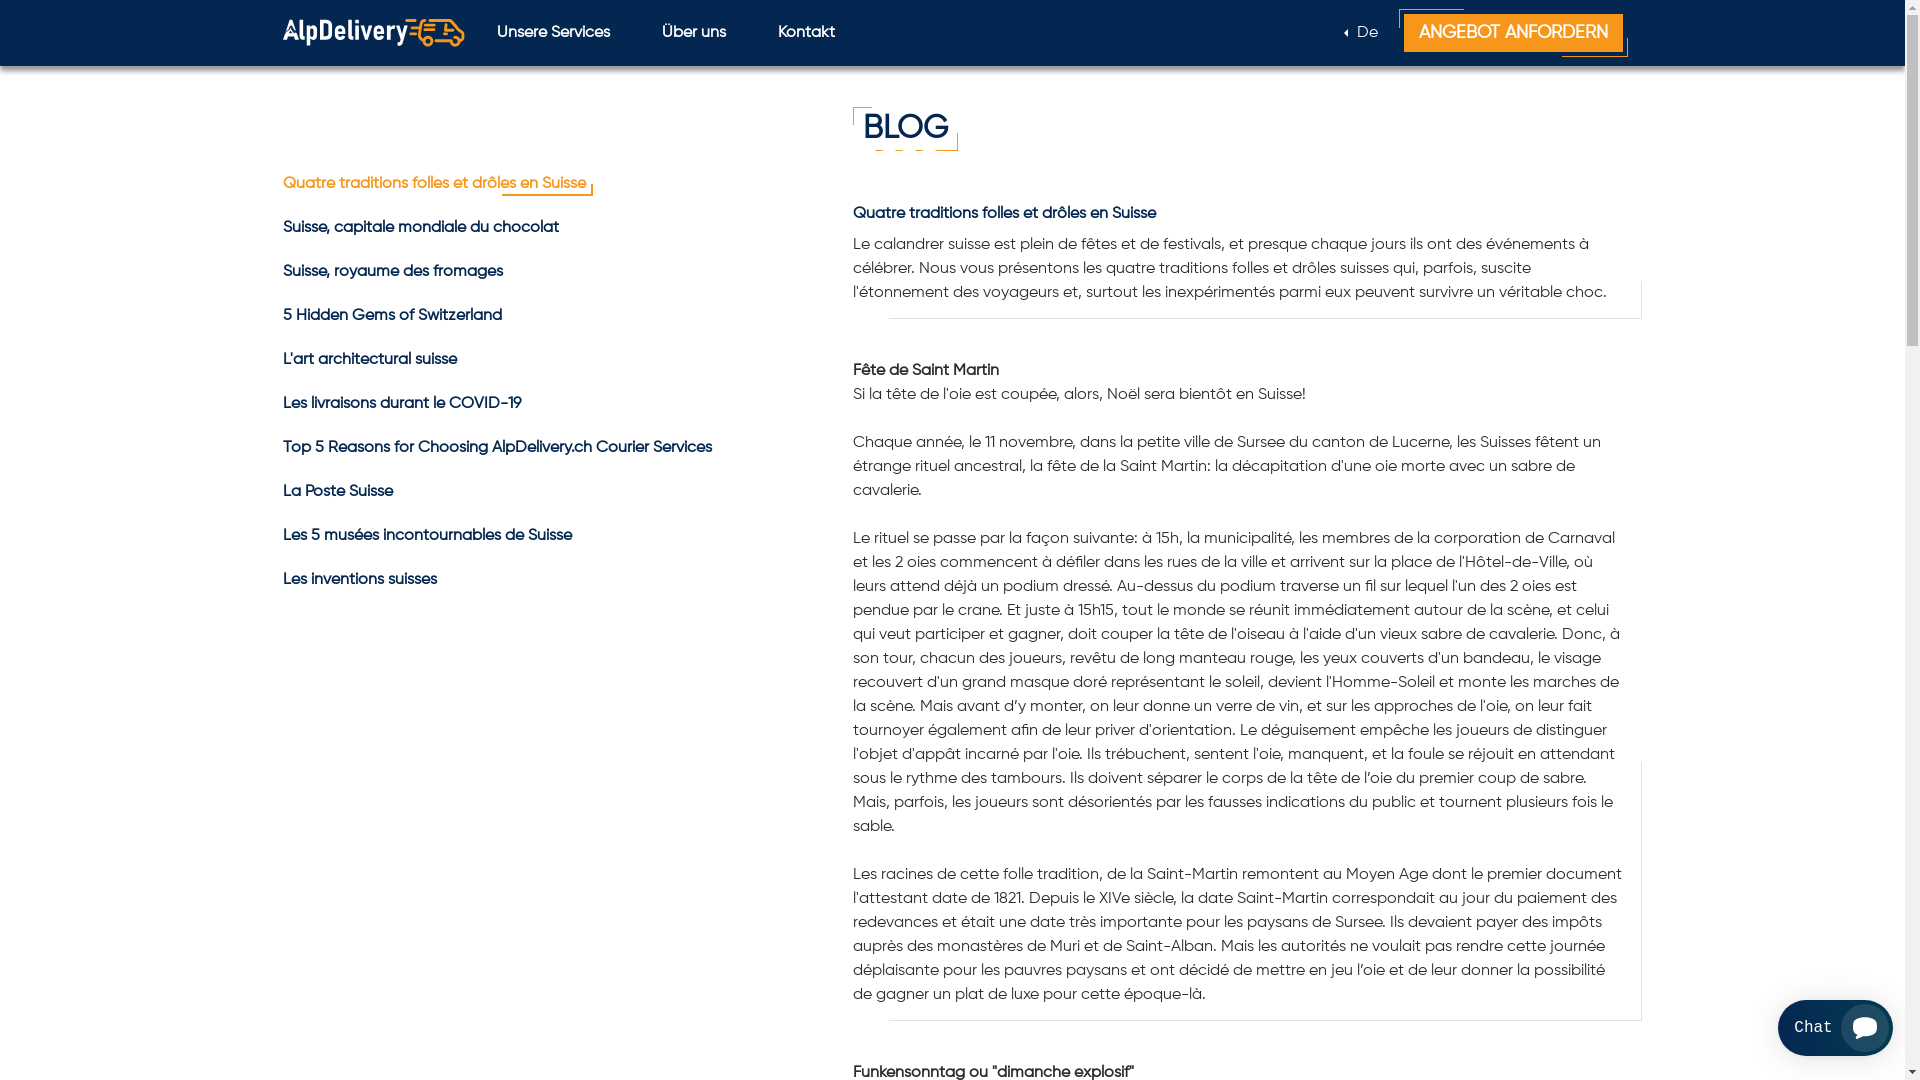  I want to click on 'Suisse, royaume des fromages', so click(392, 272).